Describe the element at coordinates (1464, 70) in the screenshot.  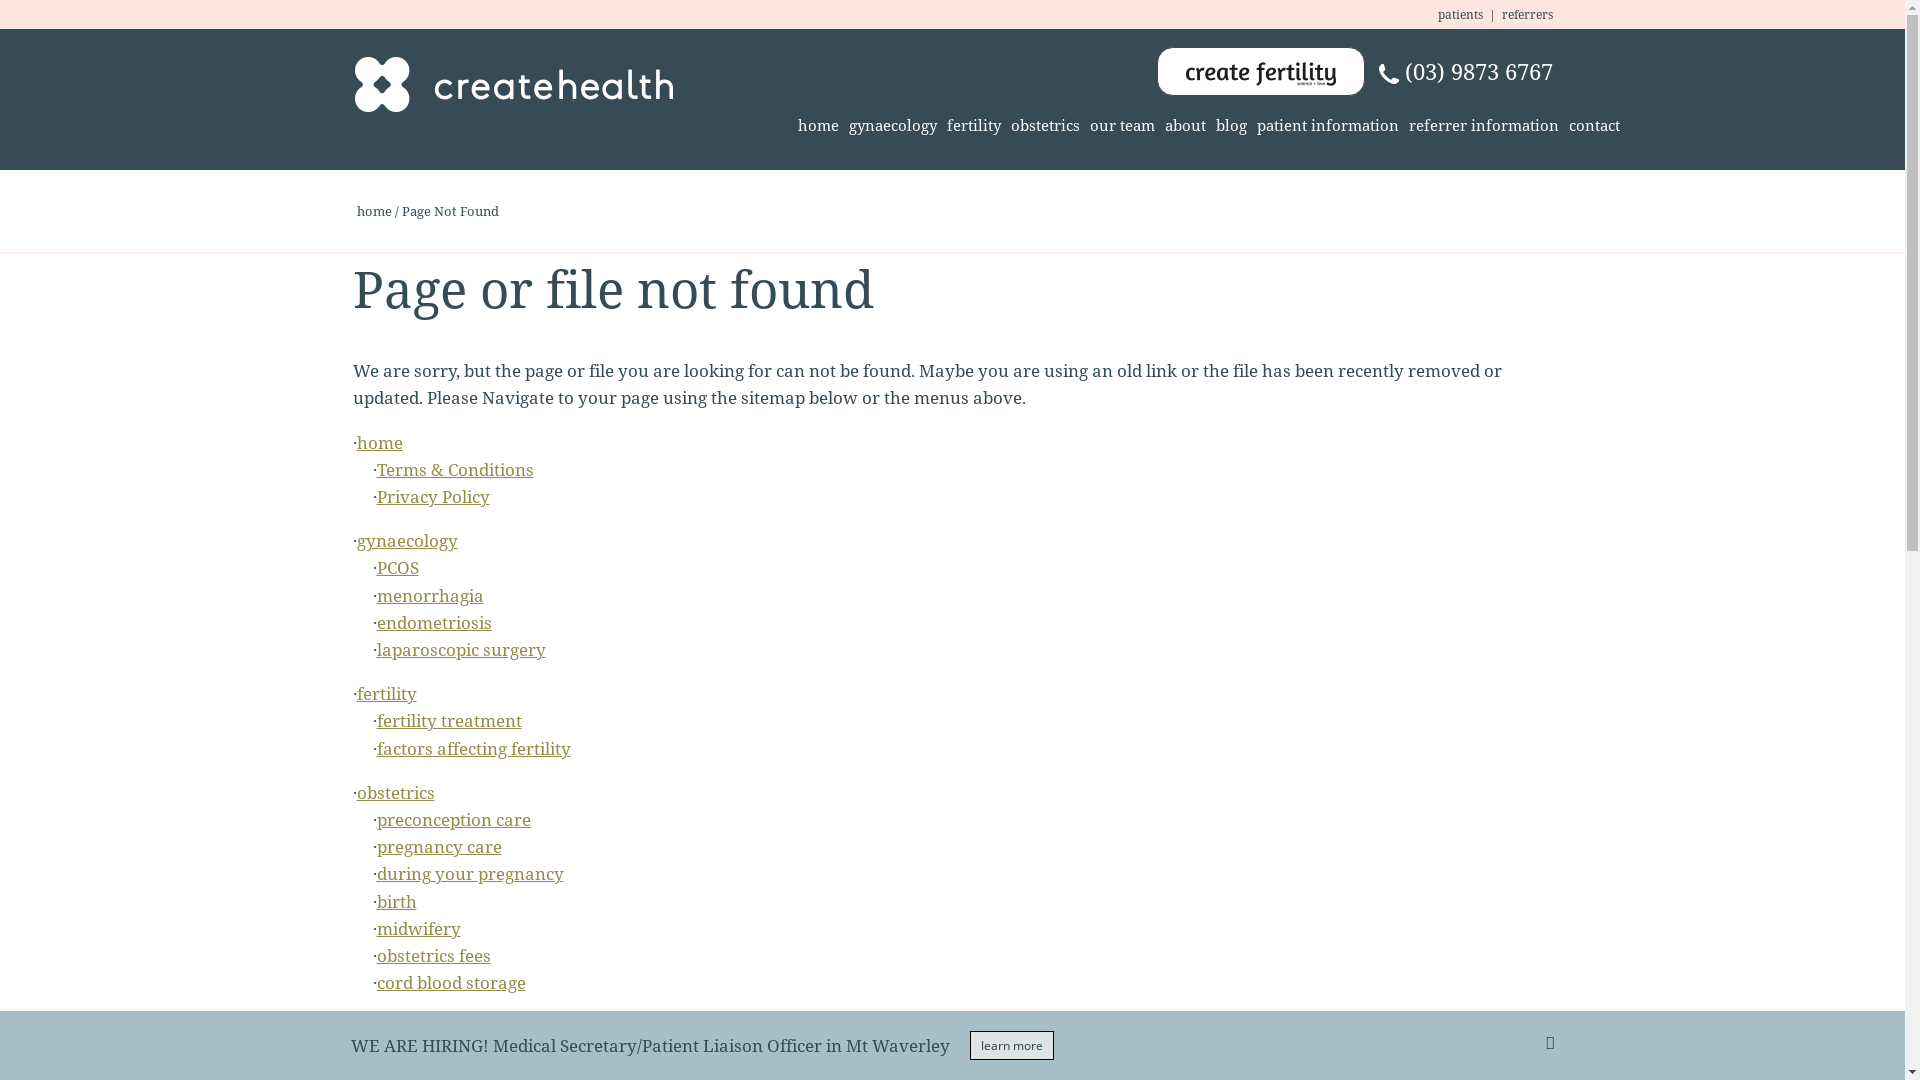
I see `'(03) 9873 6767'` at that location.